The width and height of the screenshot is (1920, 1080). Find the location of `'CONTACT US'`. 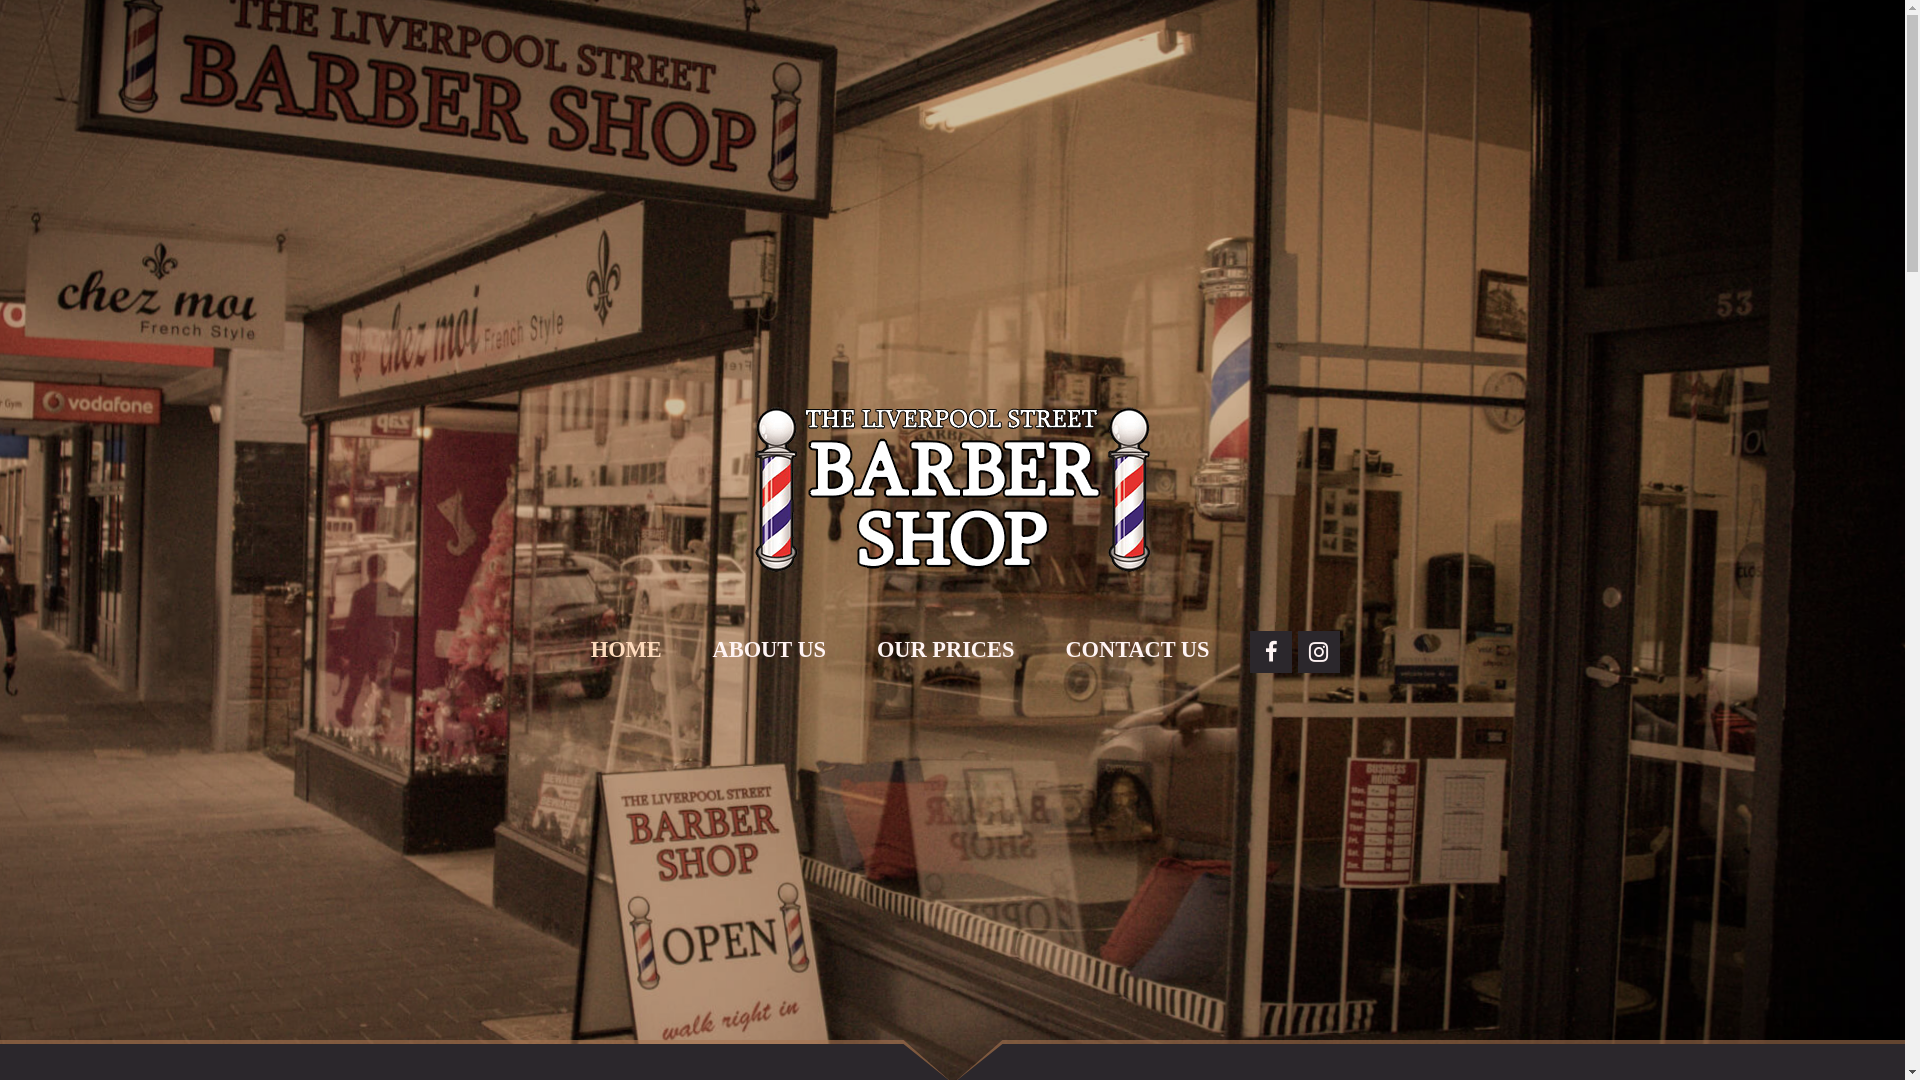

'CONTACT US' is located at coordinates (1049, 650).